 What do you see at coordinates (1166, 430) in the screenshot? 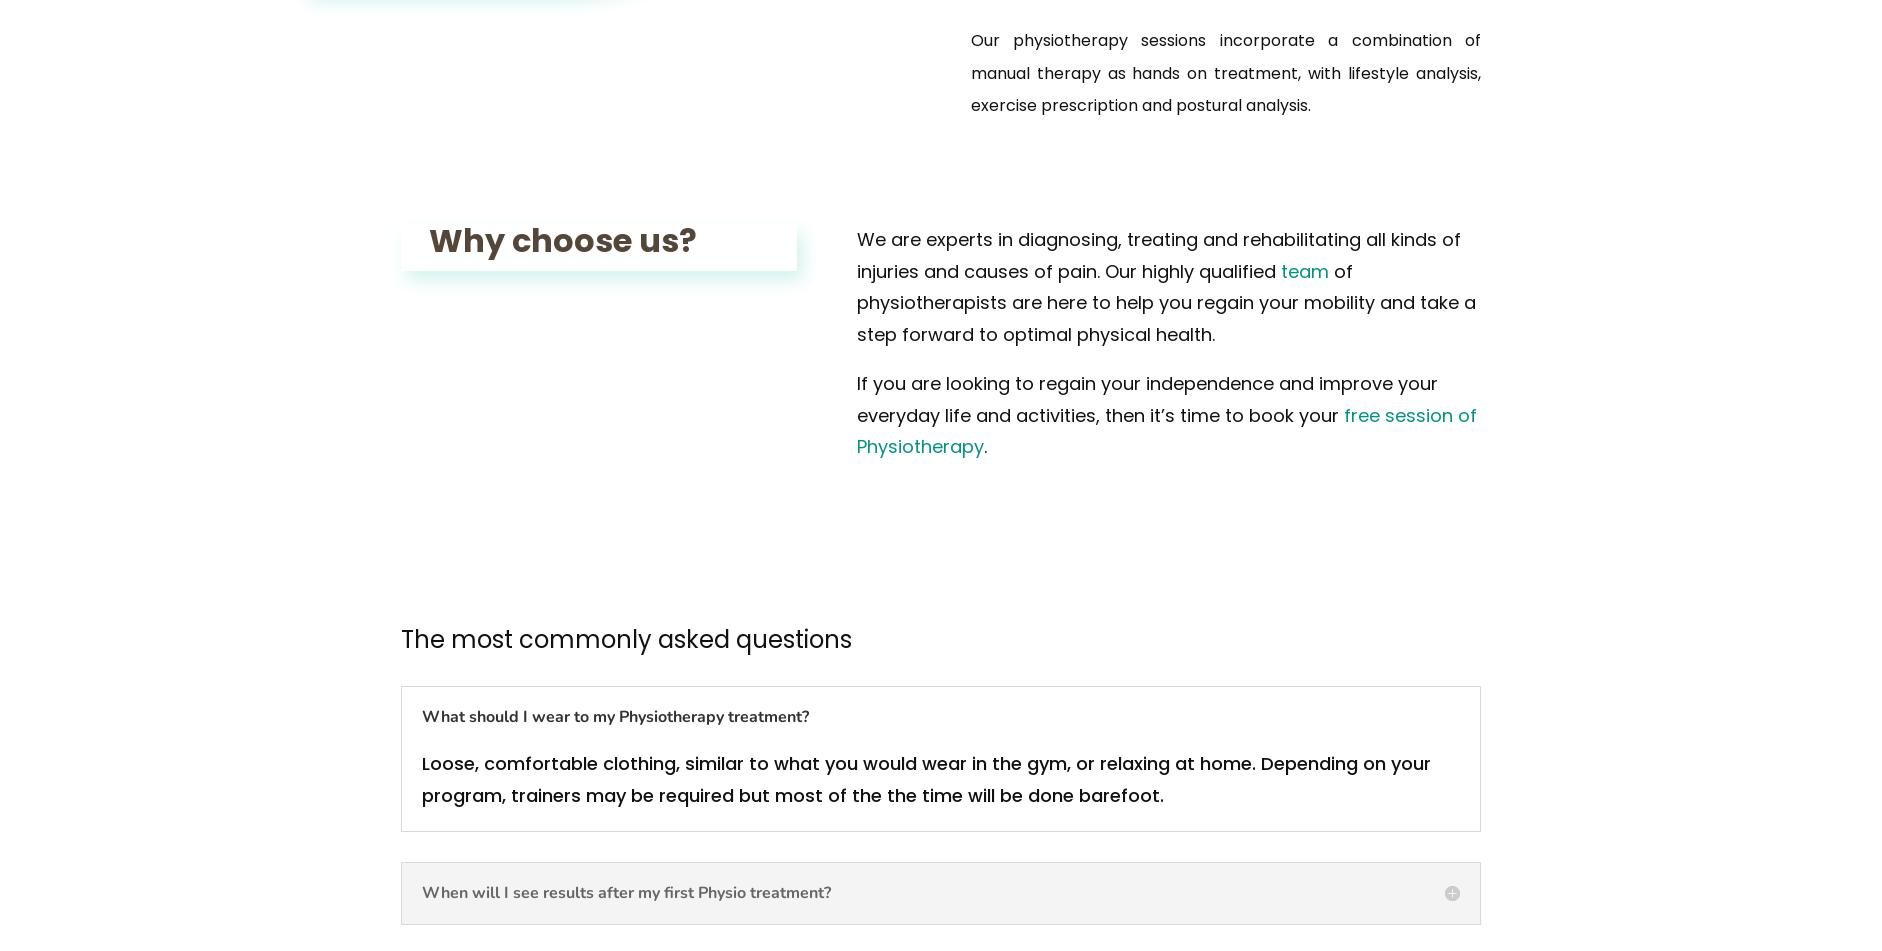
I see `'free session of Physiotherapy'` at bounding box center [1166, 430].